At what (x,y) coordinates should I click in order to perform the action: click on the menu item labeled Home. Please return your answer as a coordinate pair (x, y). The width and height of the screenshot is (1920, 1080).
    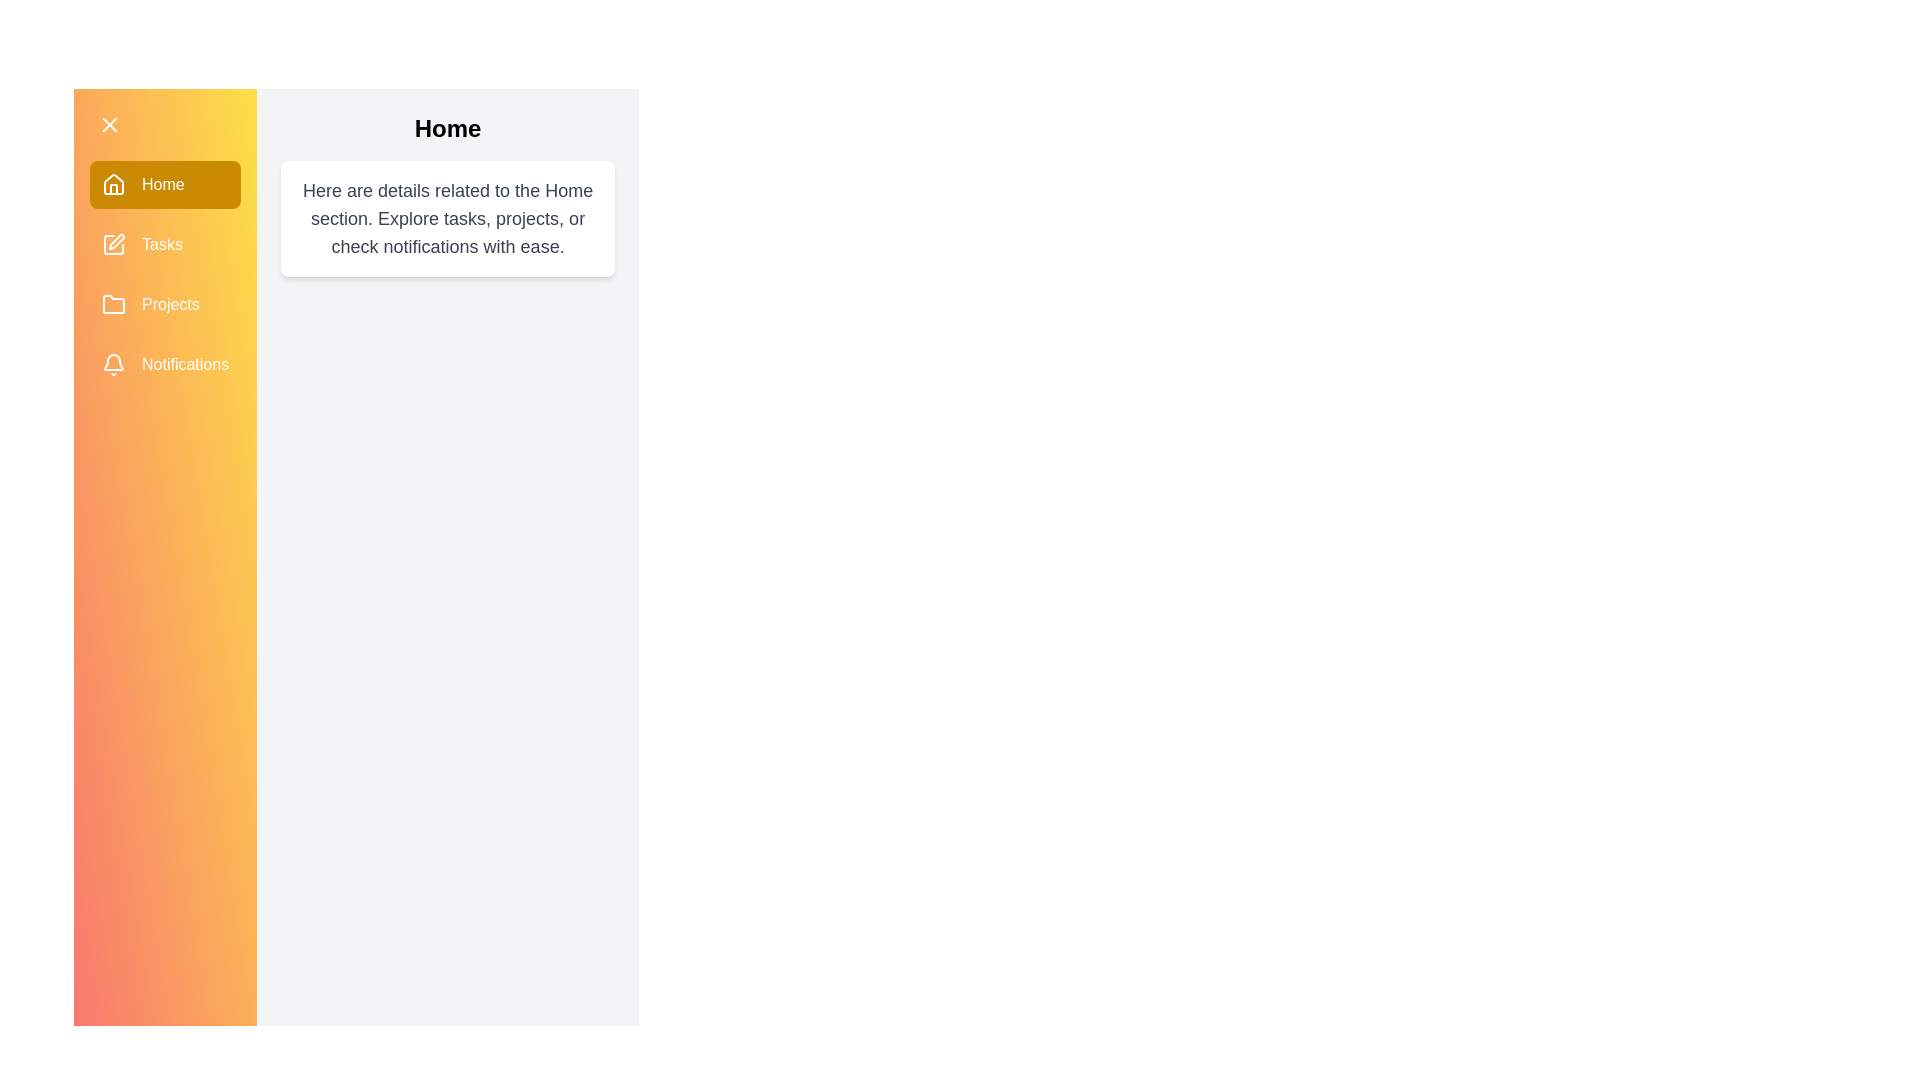
    Looking at the image, I should click on (164, 185).